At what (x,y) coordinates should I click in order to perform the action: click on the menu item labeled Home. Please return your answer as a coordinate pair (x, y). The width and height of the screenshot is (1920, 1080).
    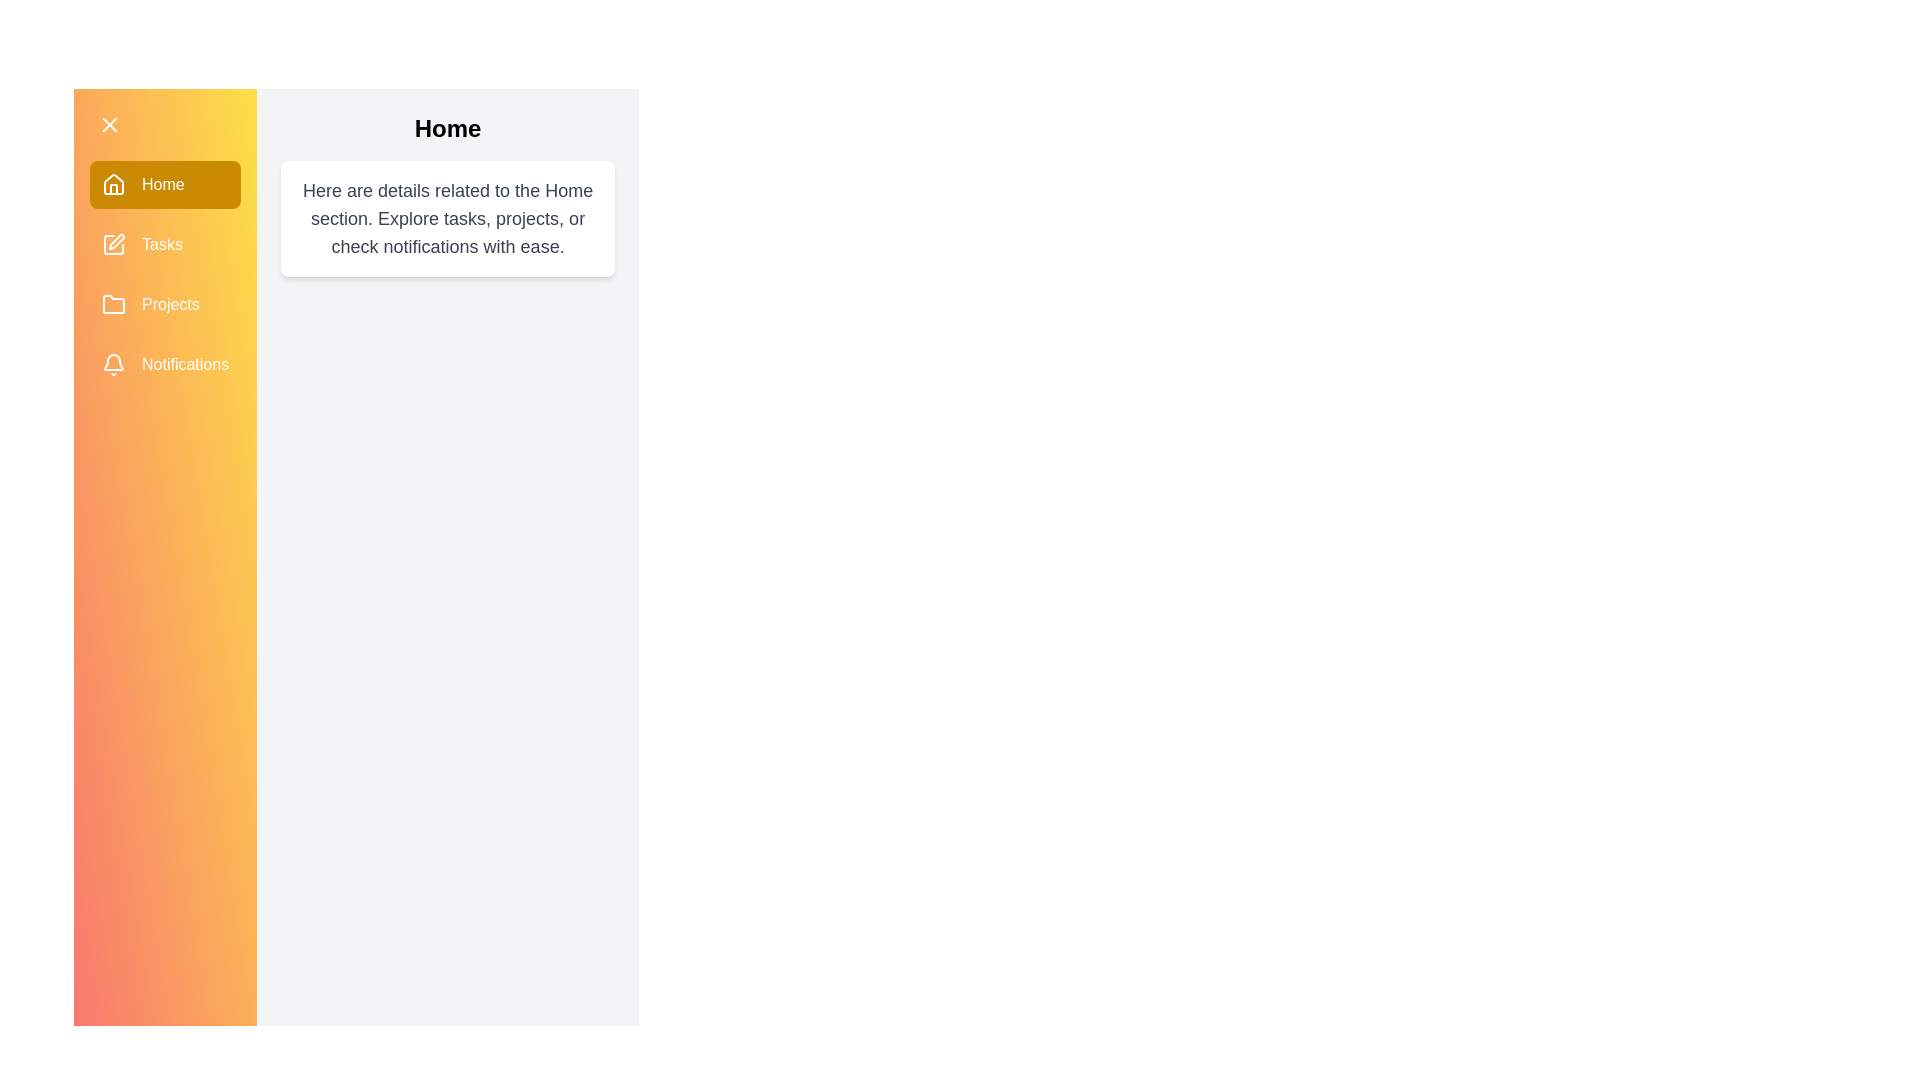
    Looking at the image, I should click on (164, 185).